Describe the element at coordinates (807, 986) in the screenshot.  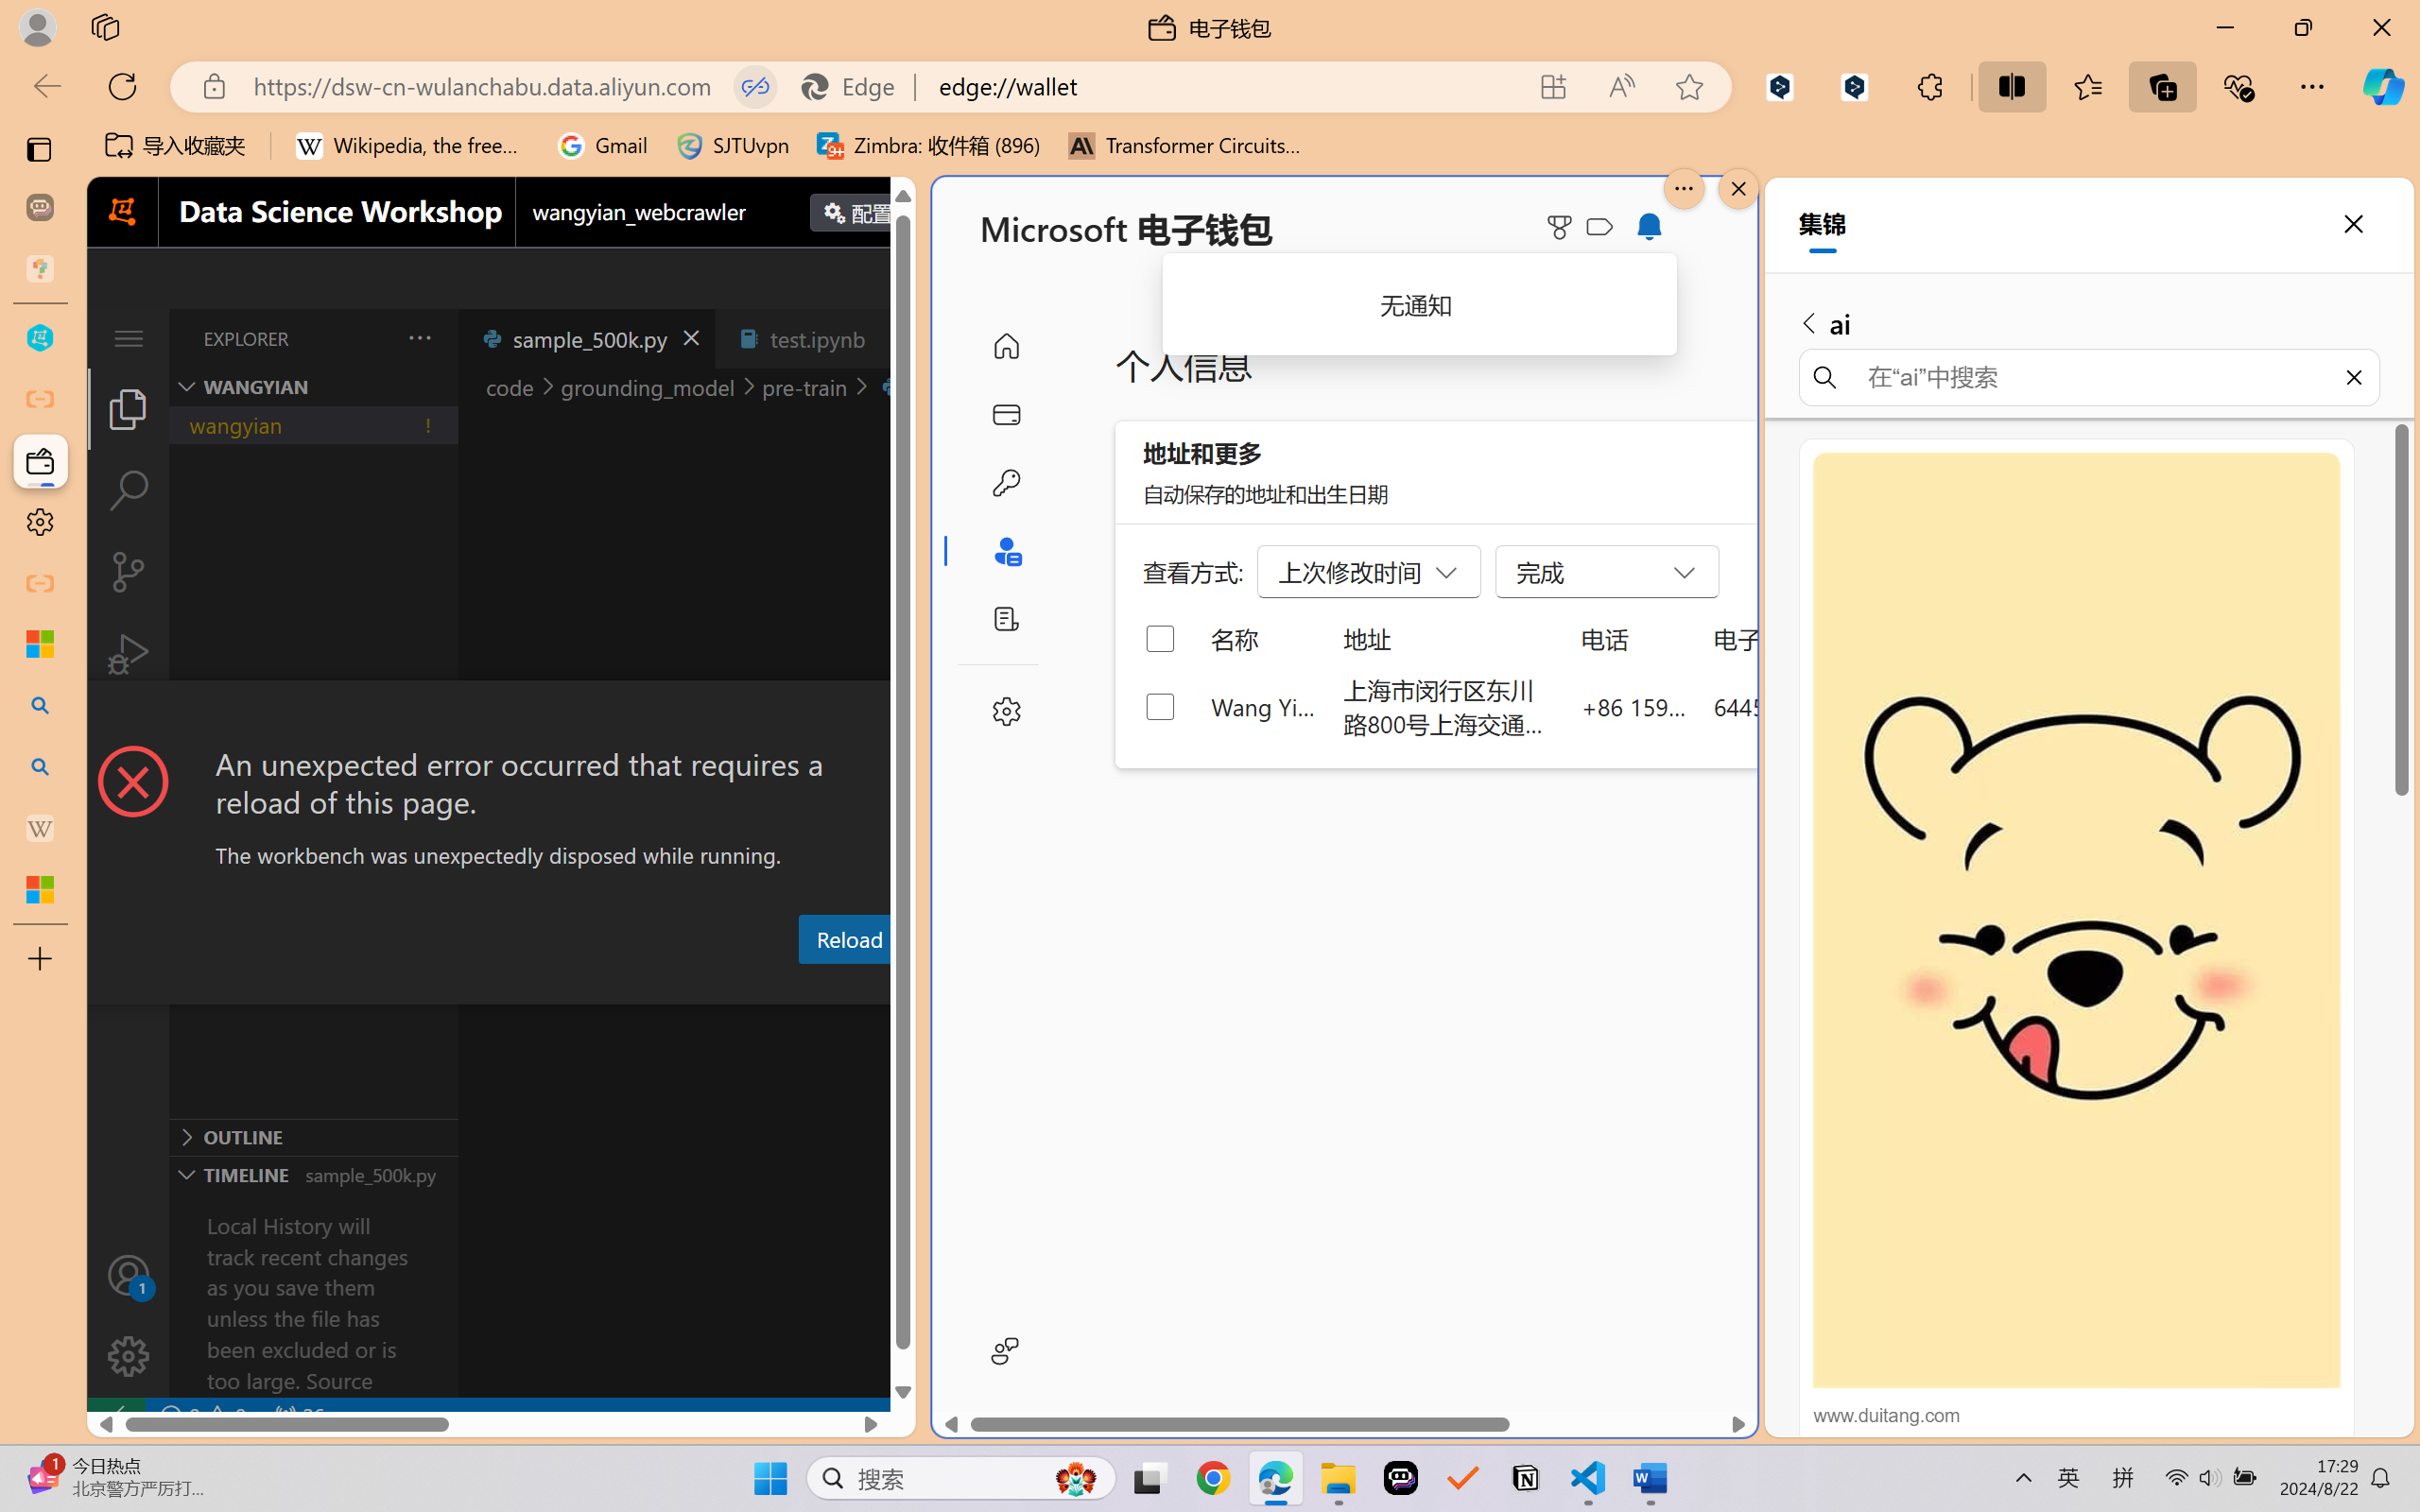
I see `'Debug Console (Ctrl+Shift+Y)'` at that location.